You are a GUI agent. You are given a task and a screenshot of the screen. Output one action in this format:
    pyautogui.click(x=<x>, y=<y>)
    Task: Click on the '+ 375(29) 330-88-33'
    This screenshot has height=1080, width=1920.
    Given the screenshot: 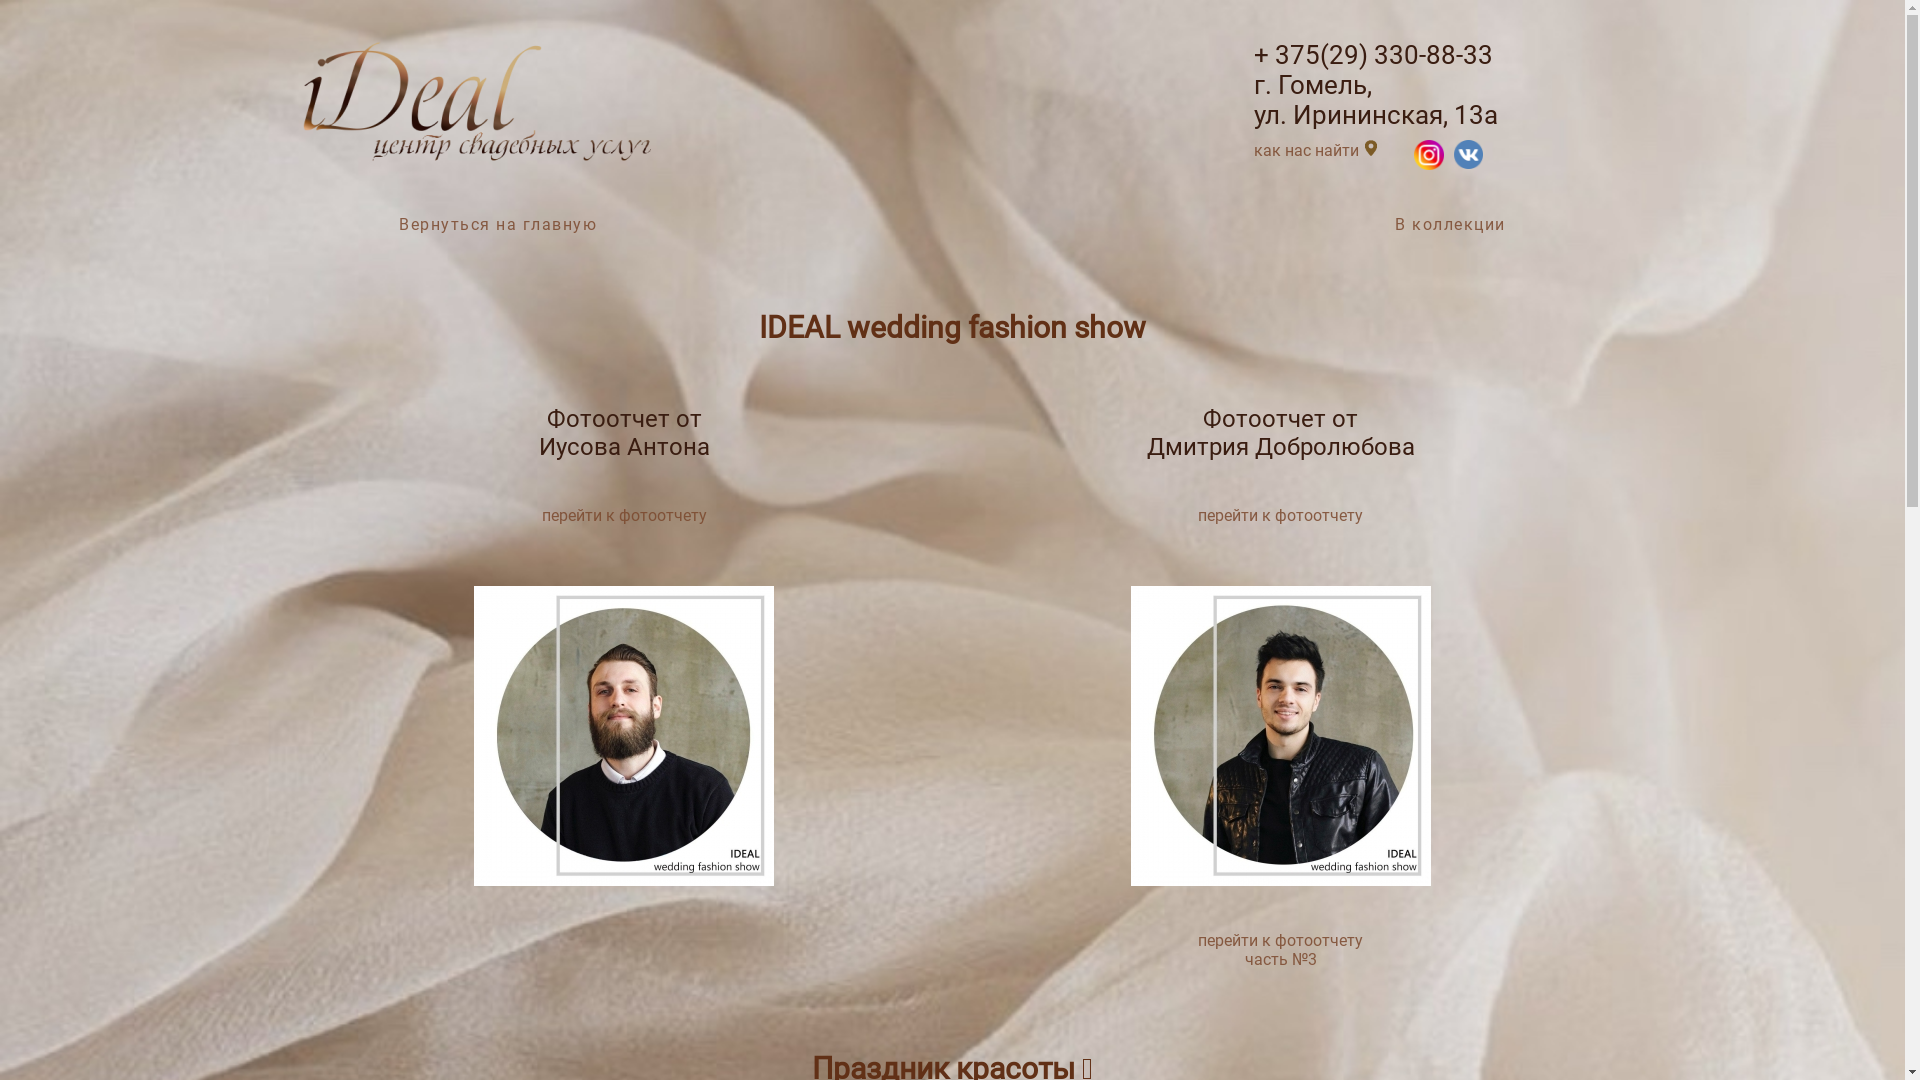 What is the action you would take?
    pyautogui.click(x=1252, y=53)
    